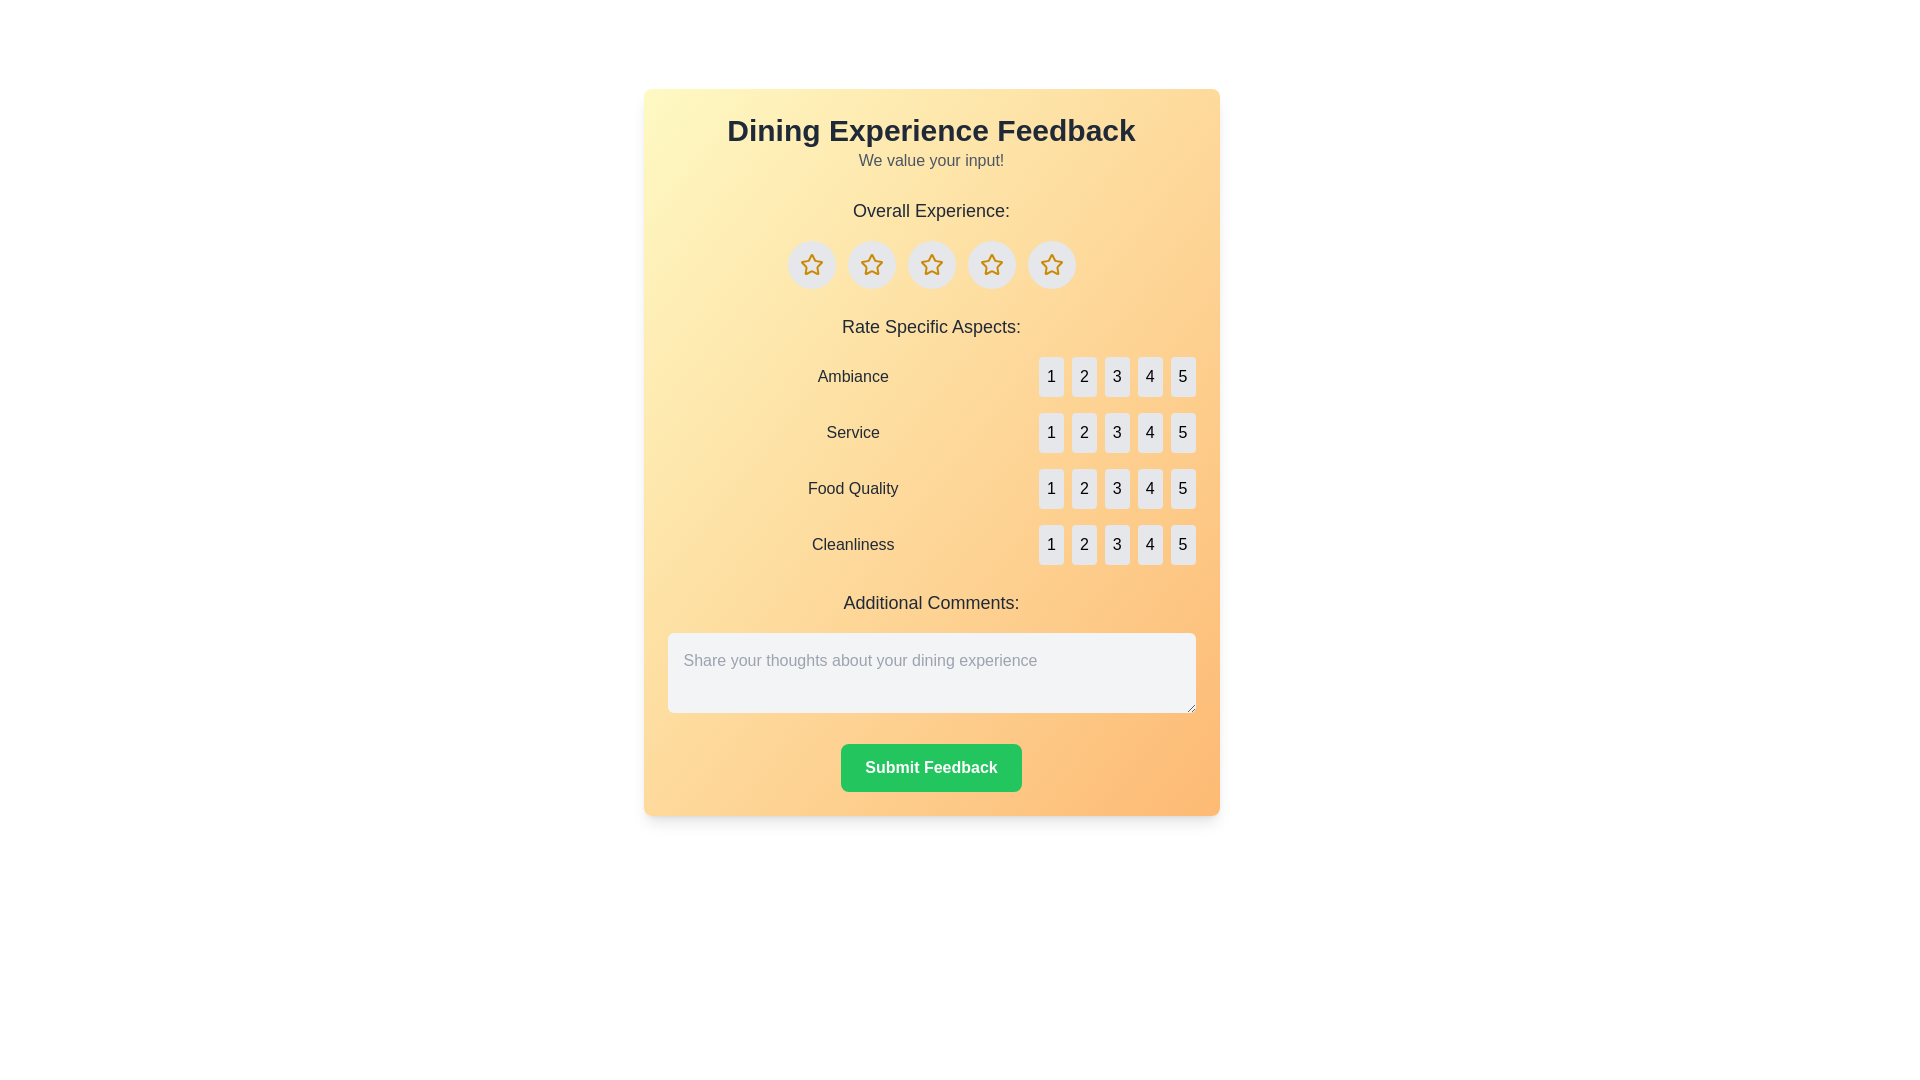 The height and width of the screenshot is (1080, 1920). What do you see at coordinates (1116, 431) in the screenshot?
I see `button labeled '3' with a gray background and rounded corners, located in the 'Rate Specific Aspects' section below the 'Service' label` at bounding box center [1116, 431].